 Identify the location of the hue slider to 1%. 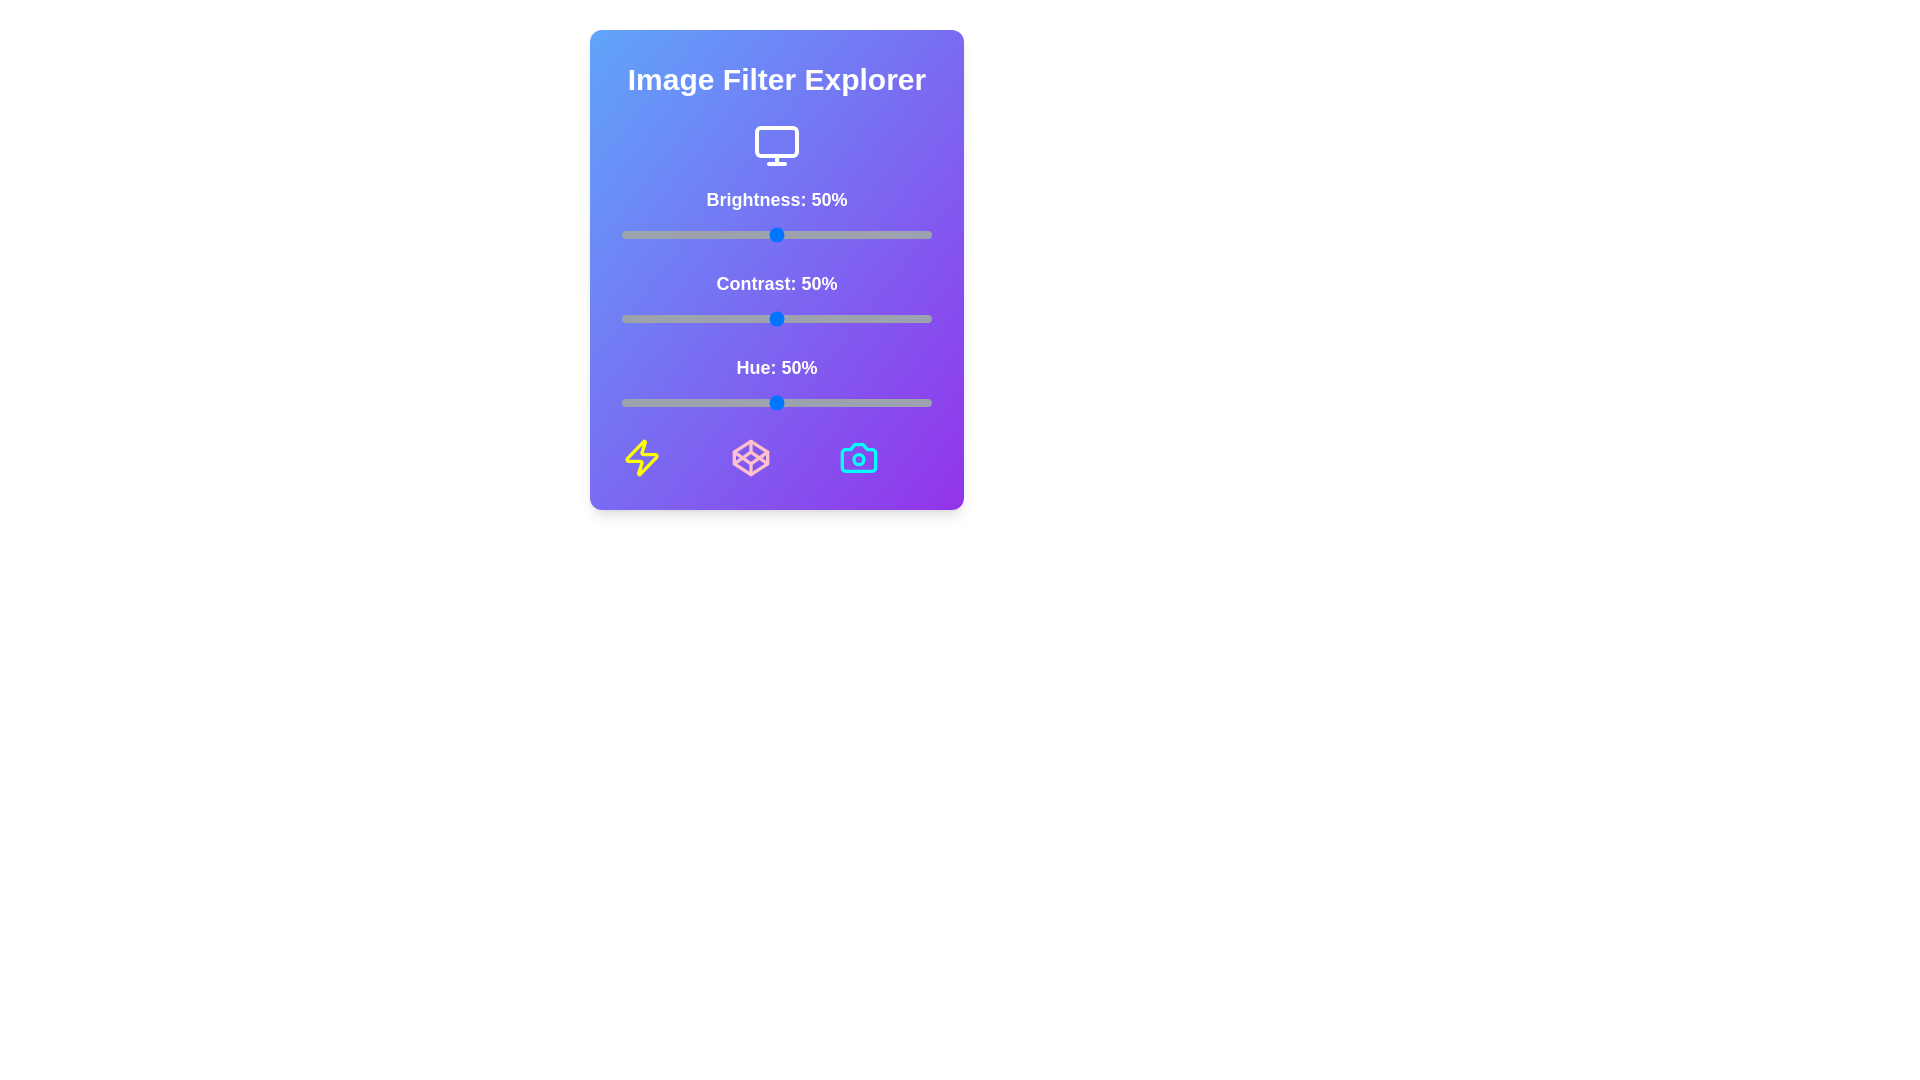
(624, 402).